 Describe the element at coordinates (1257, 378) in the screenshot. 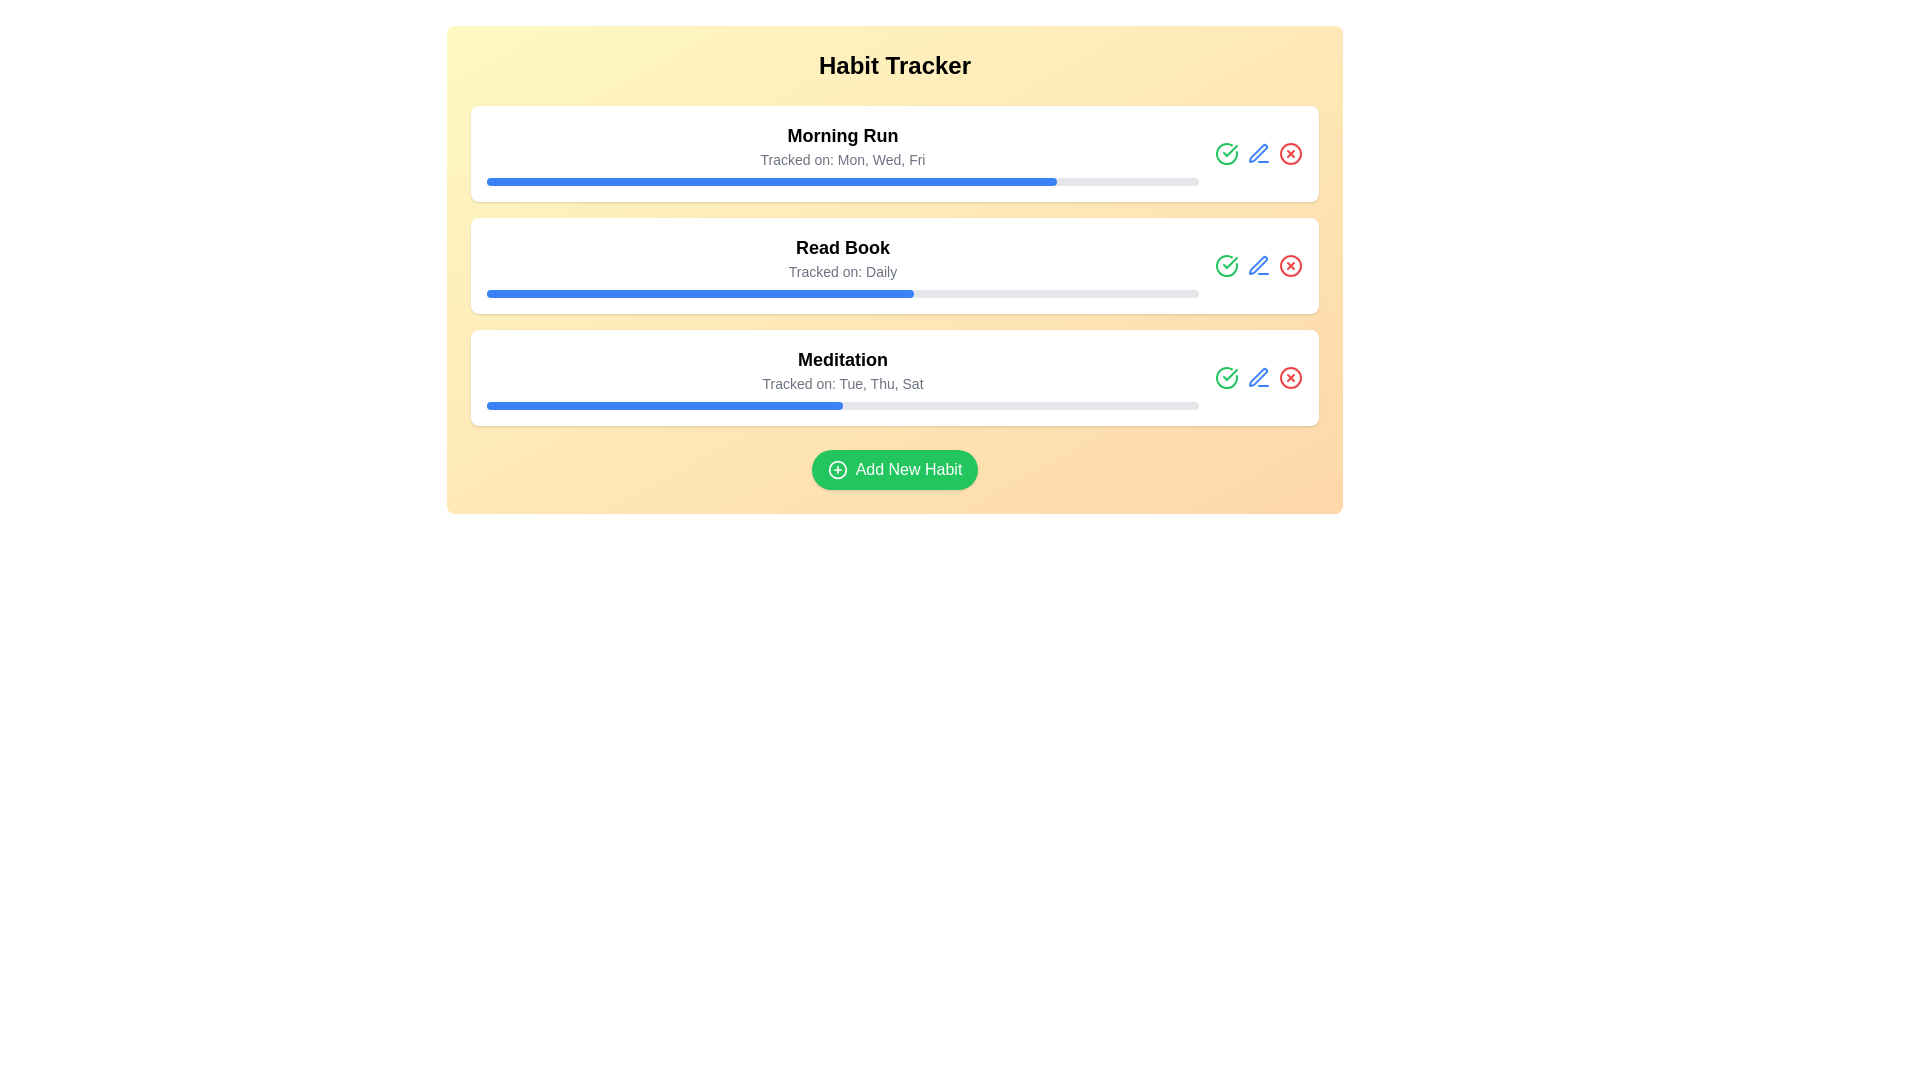

I see `the edit icon button located in the third row of the habit list titled 'Meditation', situated between the green checkmark and the red cross icon` at that location.